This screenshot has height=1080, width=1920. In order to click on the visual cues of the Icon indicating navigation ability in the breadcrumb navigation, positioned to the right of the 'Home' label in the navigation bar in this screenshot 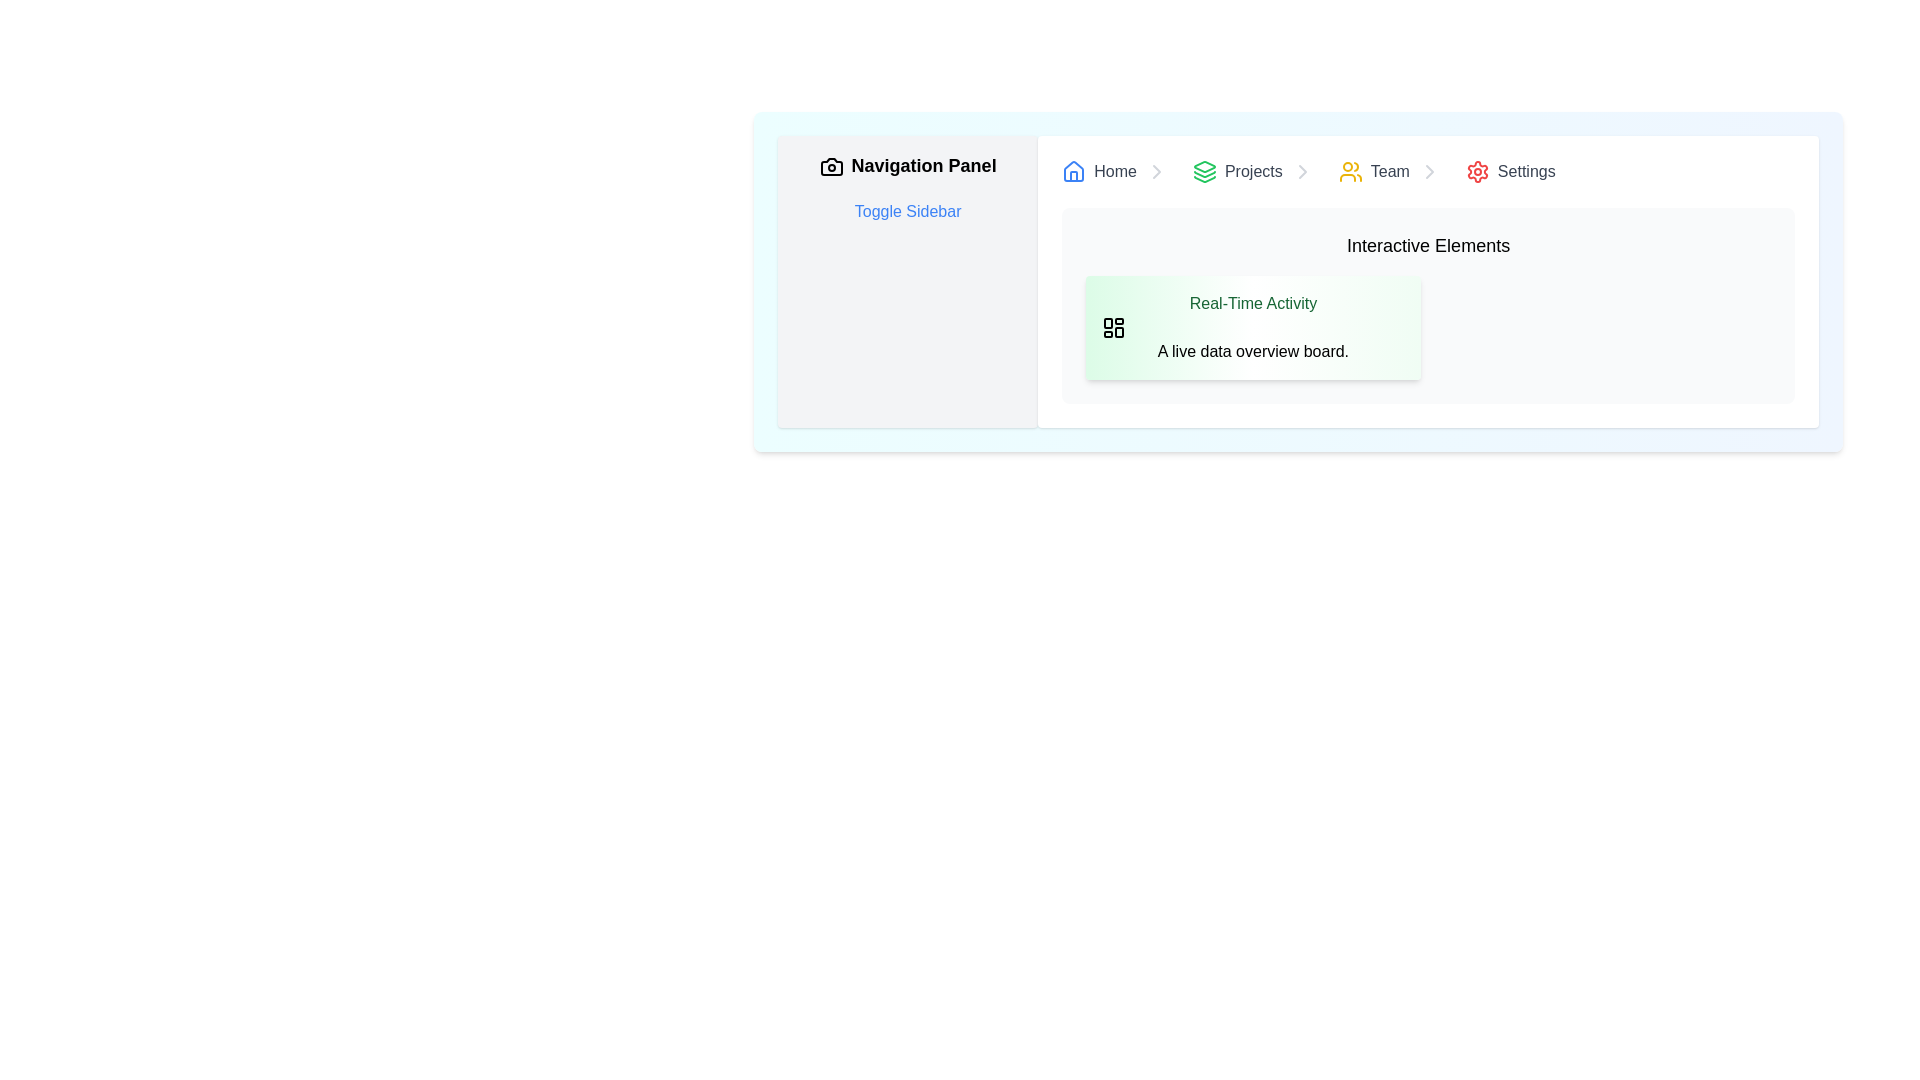, I will do `click(1156, 171)`.